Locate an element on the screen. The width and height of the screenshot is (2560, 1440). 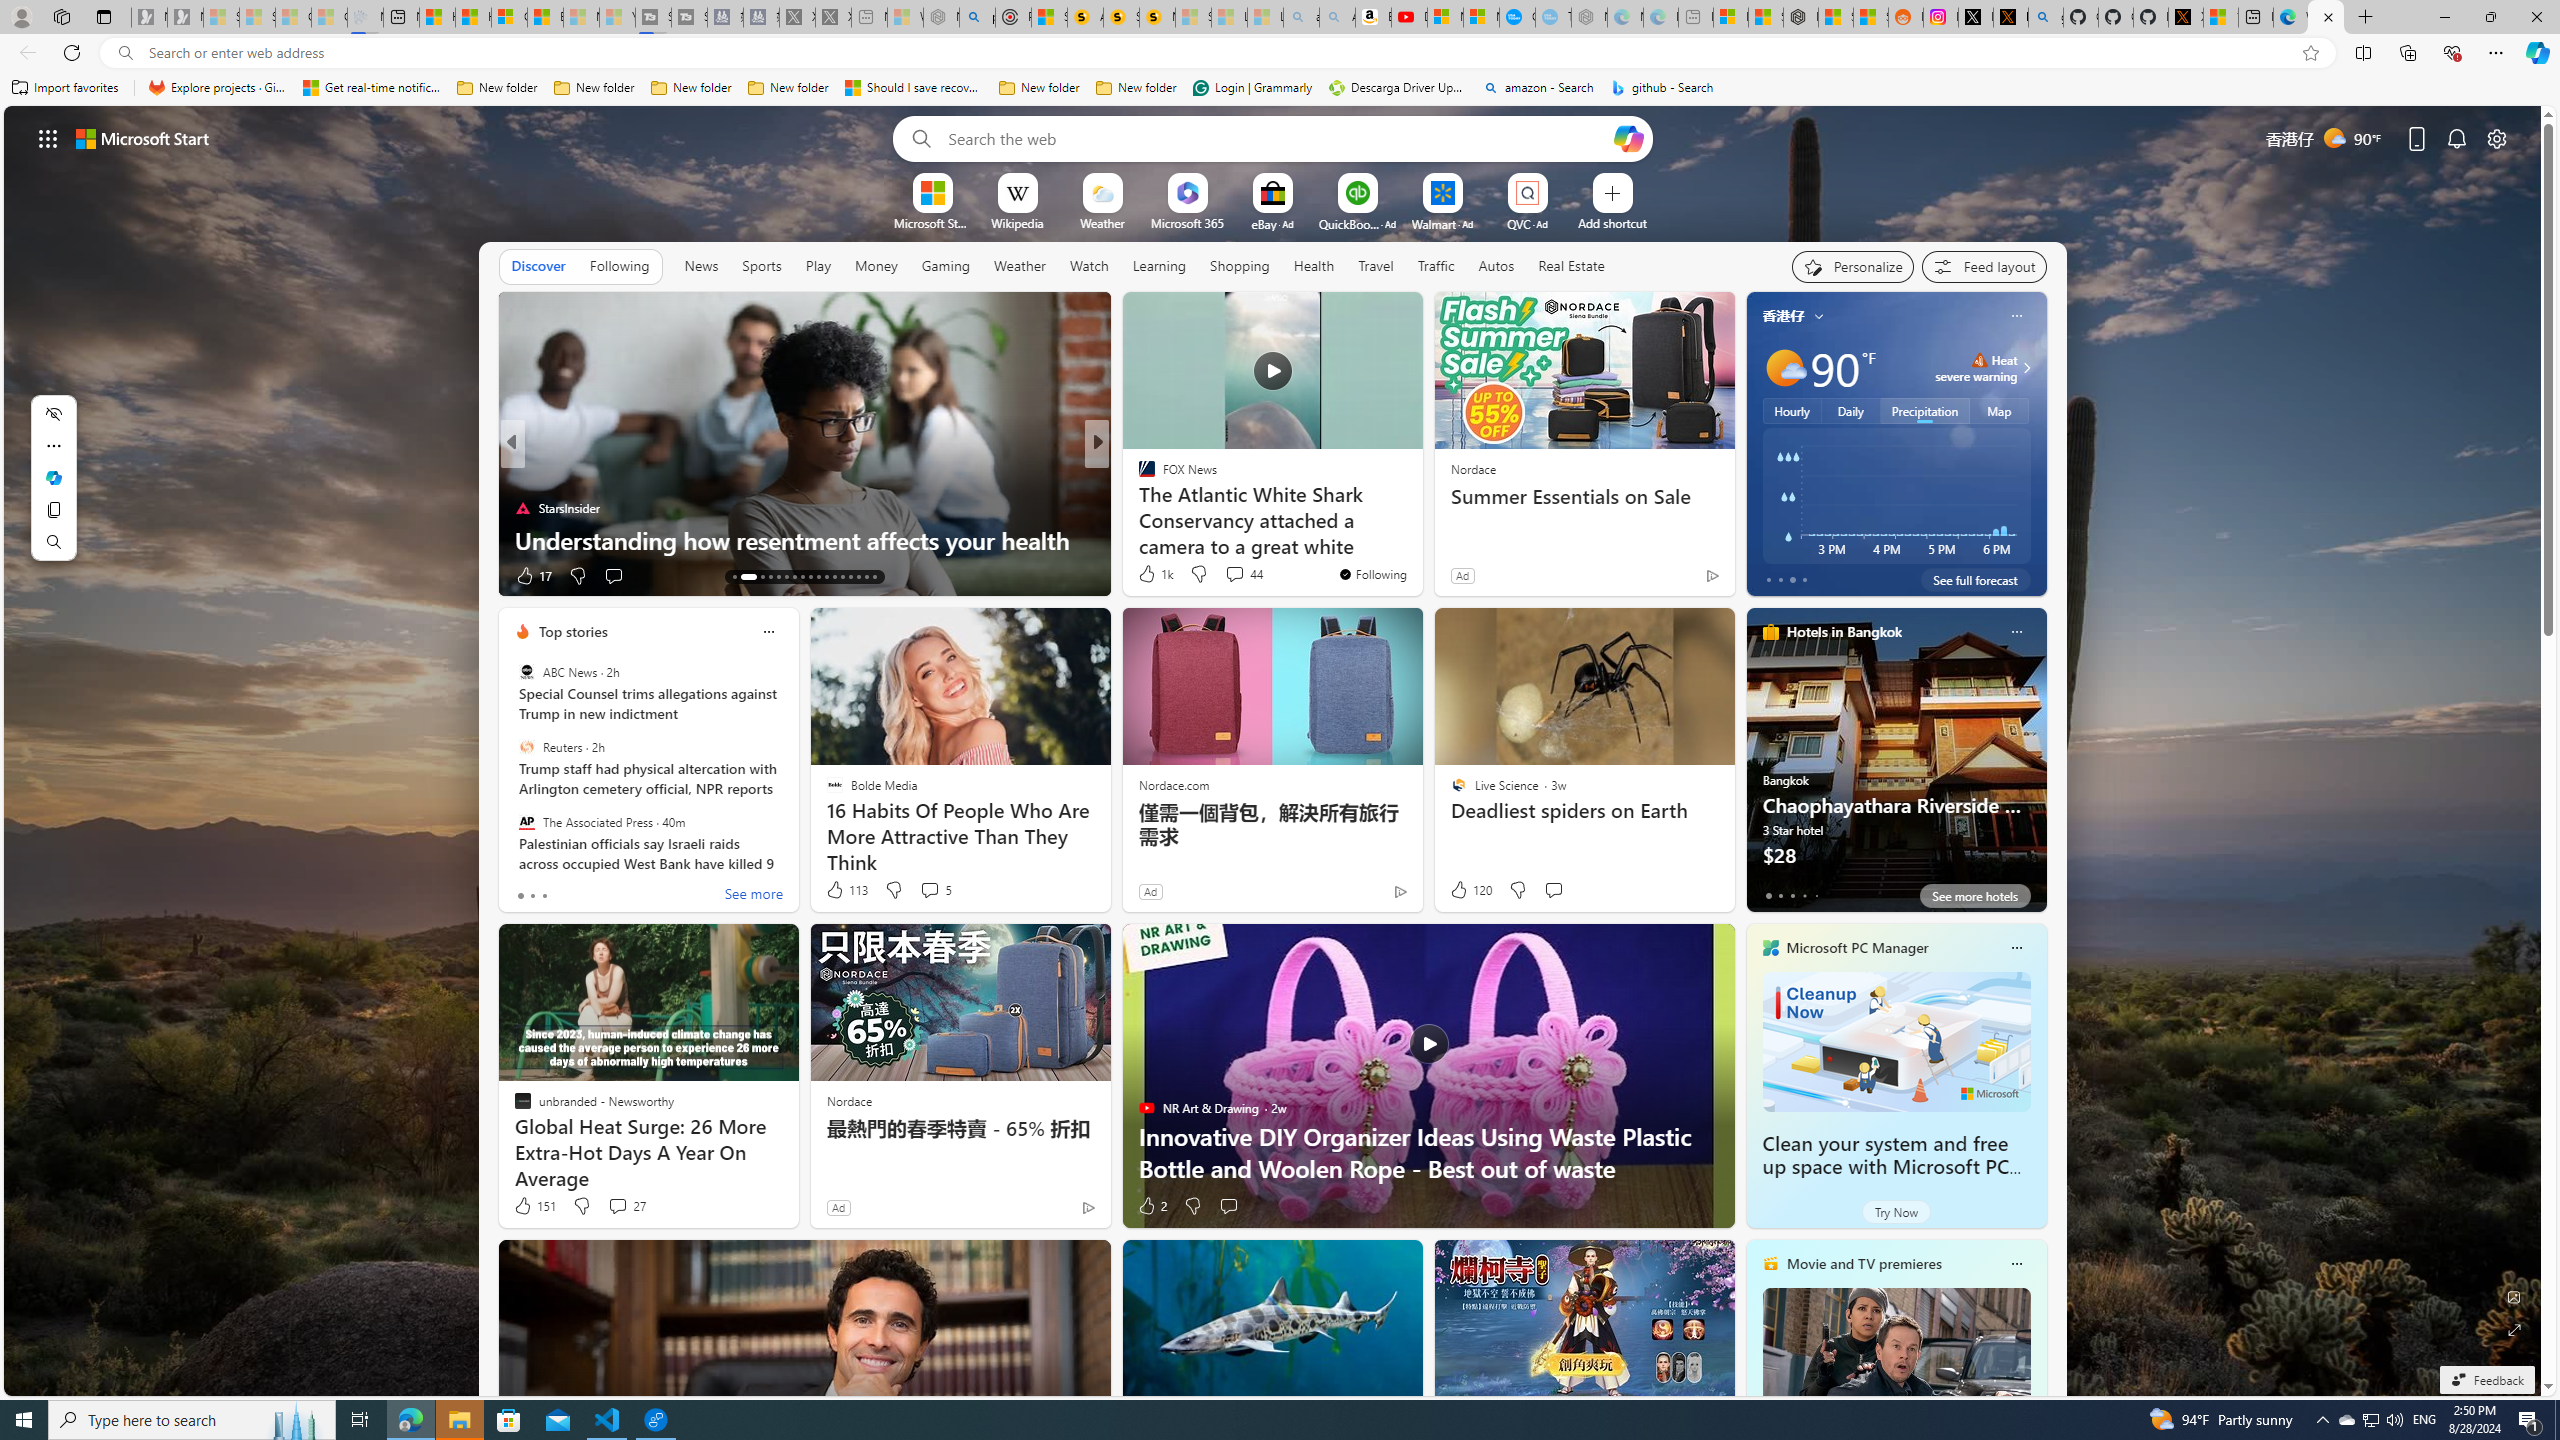
'Map' is located at coordinates (2000, 409).